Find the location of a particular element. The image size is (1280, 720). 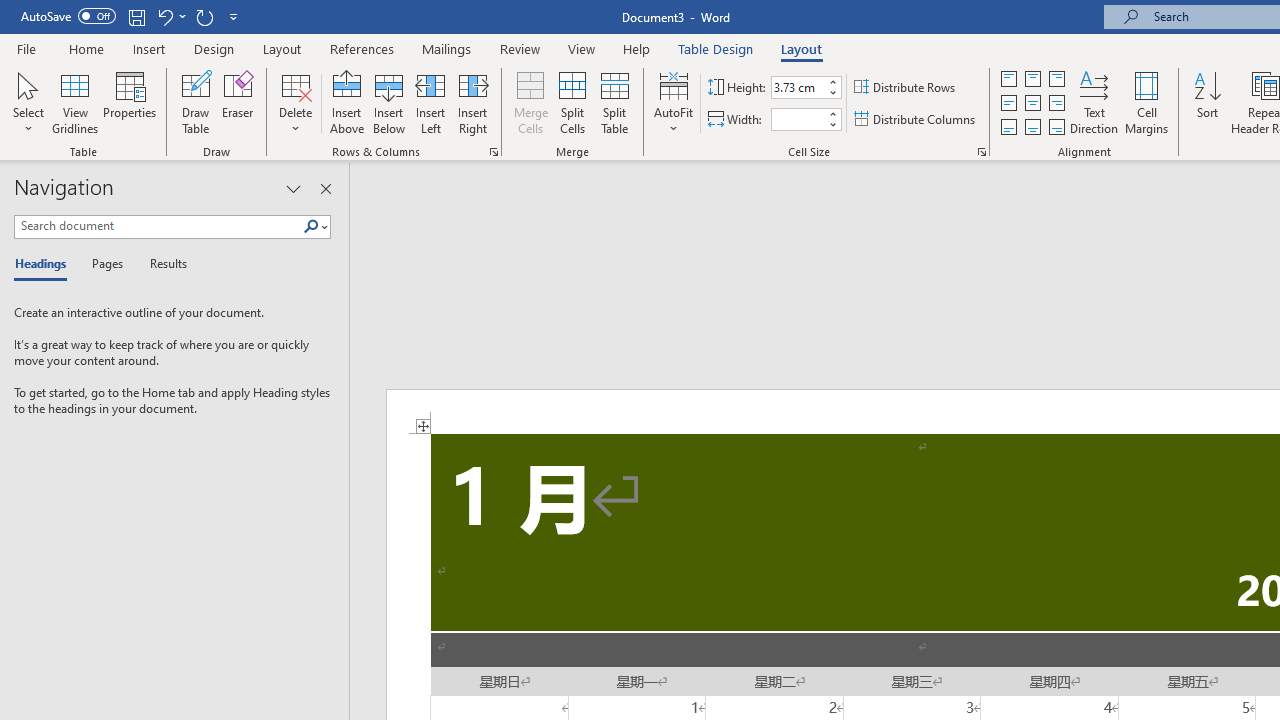

'Distribute Rows' is located at coordinates (905, 86).